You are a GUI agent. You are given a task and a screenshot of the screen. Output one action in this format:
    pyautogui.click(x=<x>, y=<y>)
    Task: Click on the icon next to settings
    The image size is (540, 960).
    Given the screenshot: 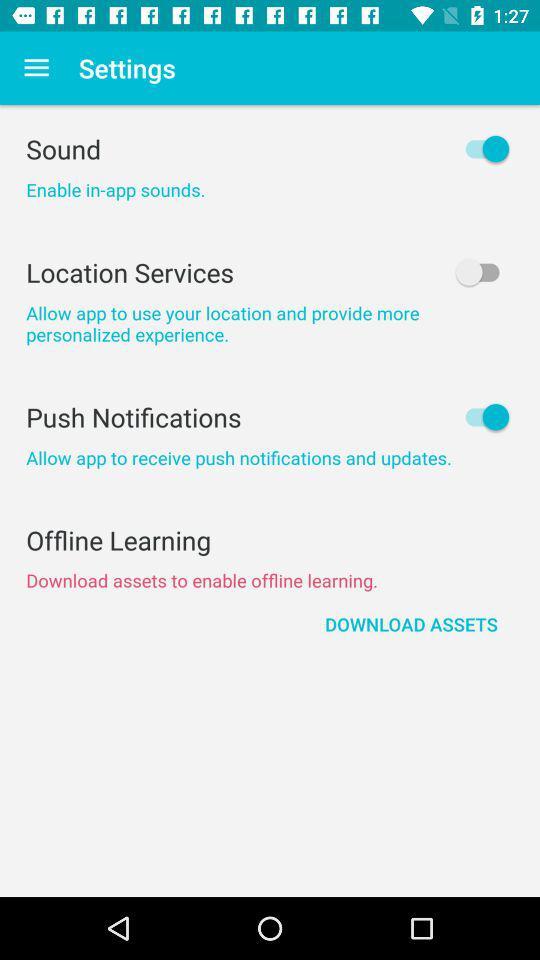 What is the action you would take?
    pyautogui.click(x=36, y=68)
    